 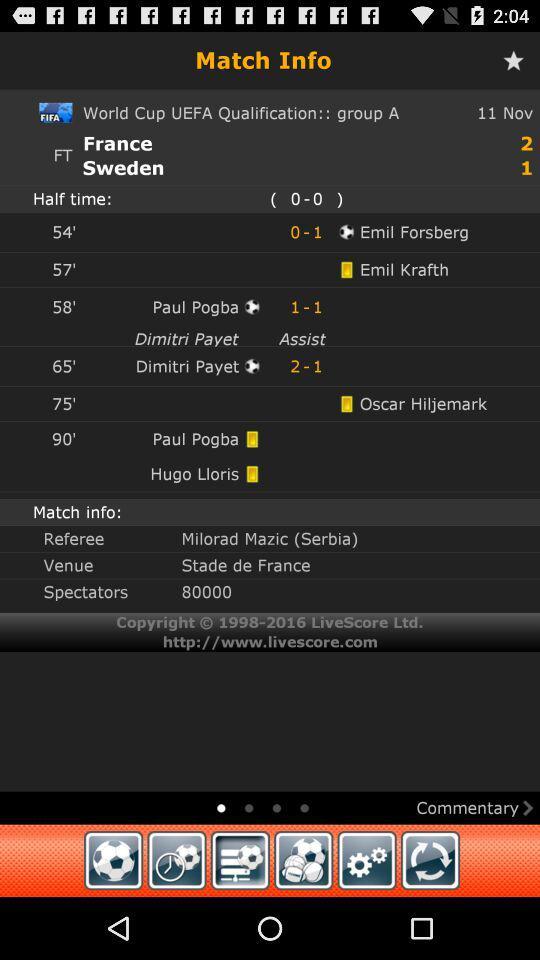 What do you see at coordinates (302, 921) in the screenshot?
I see `the avatar icon` at bounding box center [302, 921].